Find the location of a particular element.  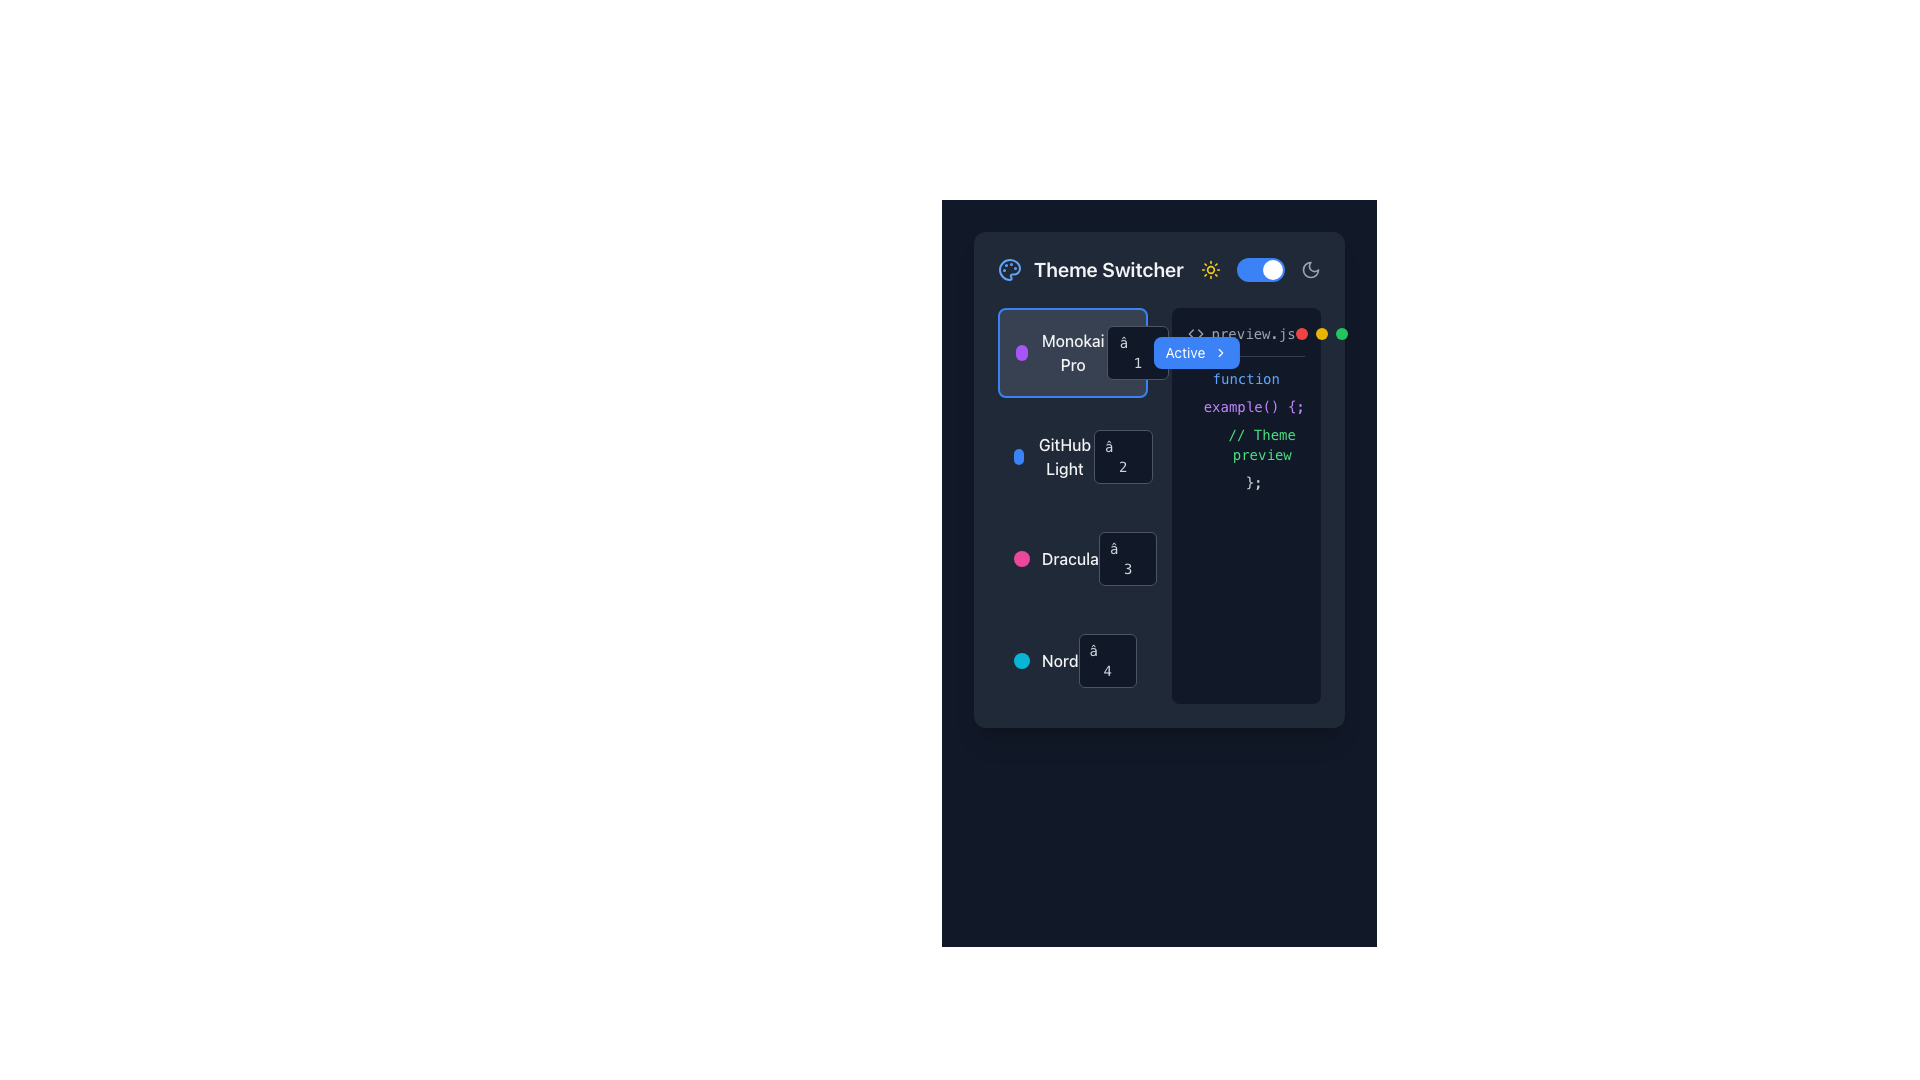

the crescent moon icon in the theme switcher interface, which is styled in a minimalistic gray appearance and located near the toggle switch is located at coordinates (1310, 270).